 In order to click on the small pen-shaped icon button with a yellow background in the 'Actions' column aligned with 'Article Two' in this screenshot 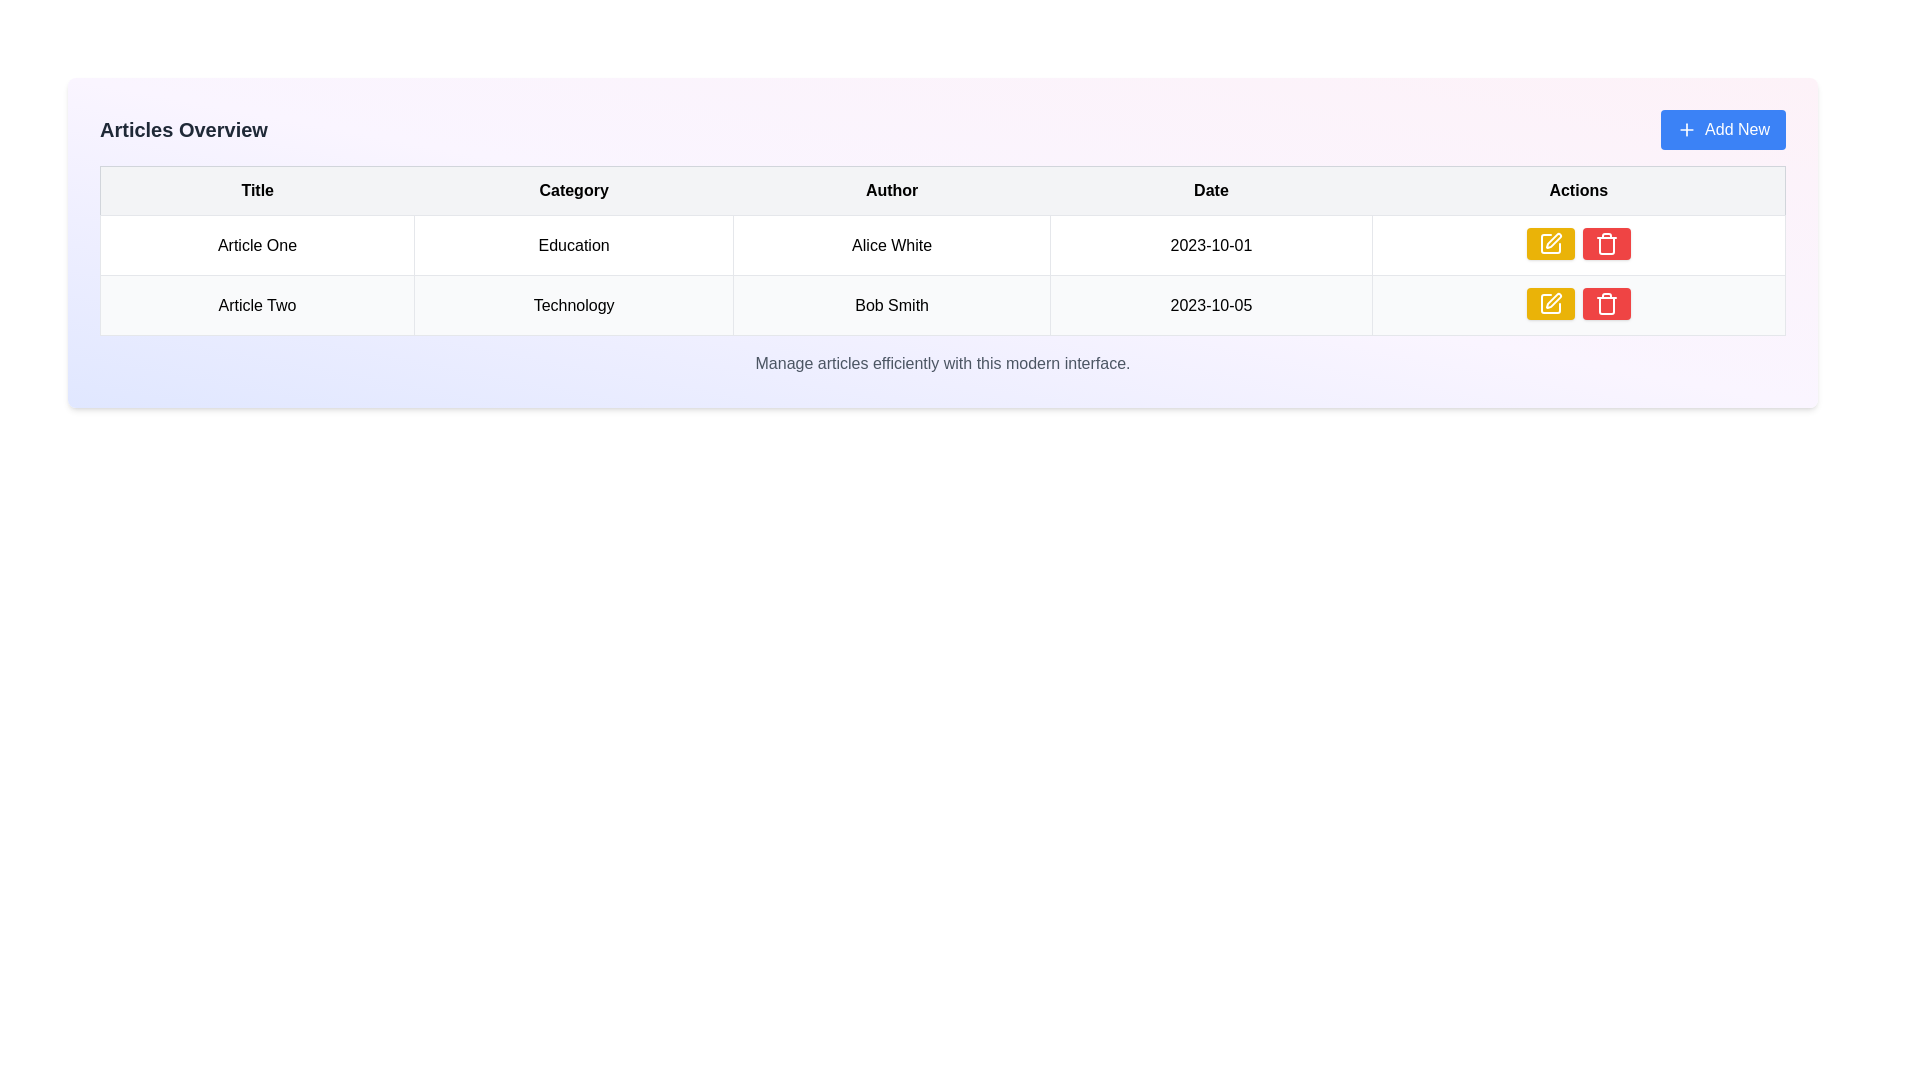, I will do `click(1553, 239)`.